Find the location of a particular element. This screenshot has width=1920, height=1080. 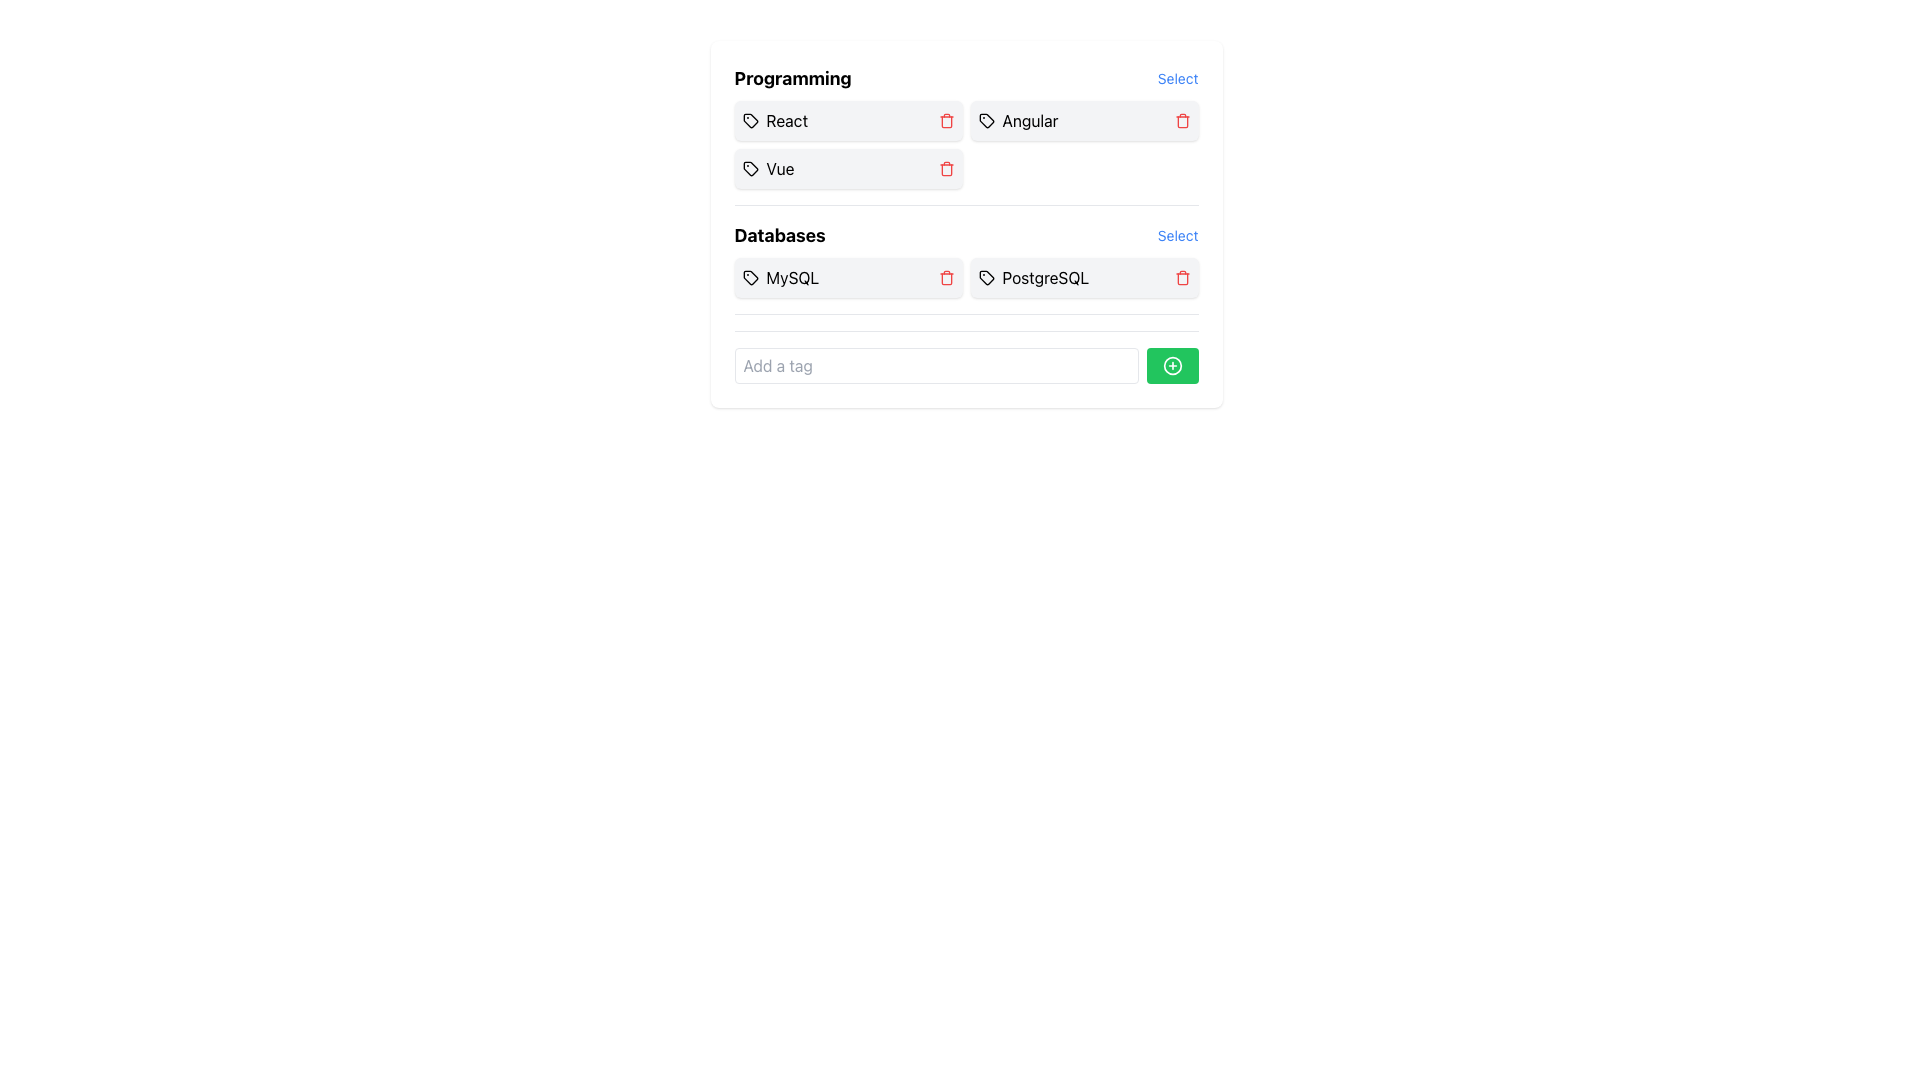

the clickable text label located at the top-right corner of the 'Programming' header is located at coordinates (1178, 77).